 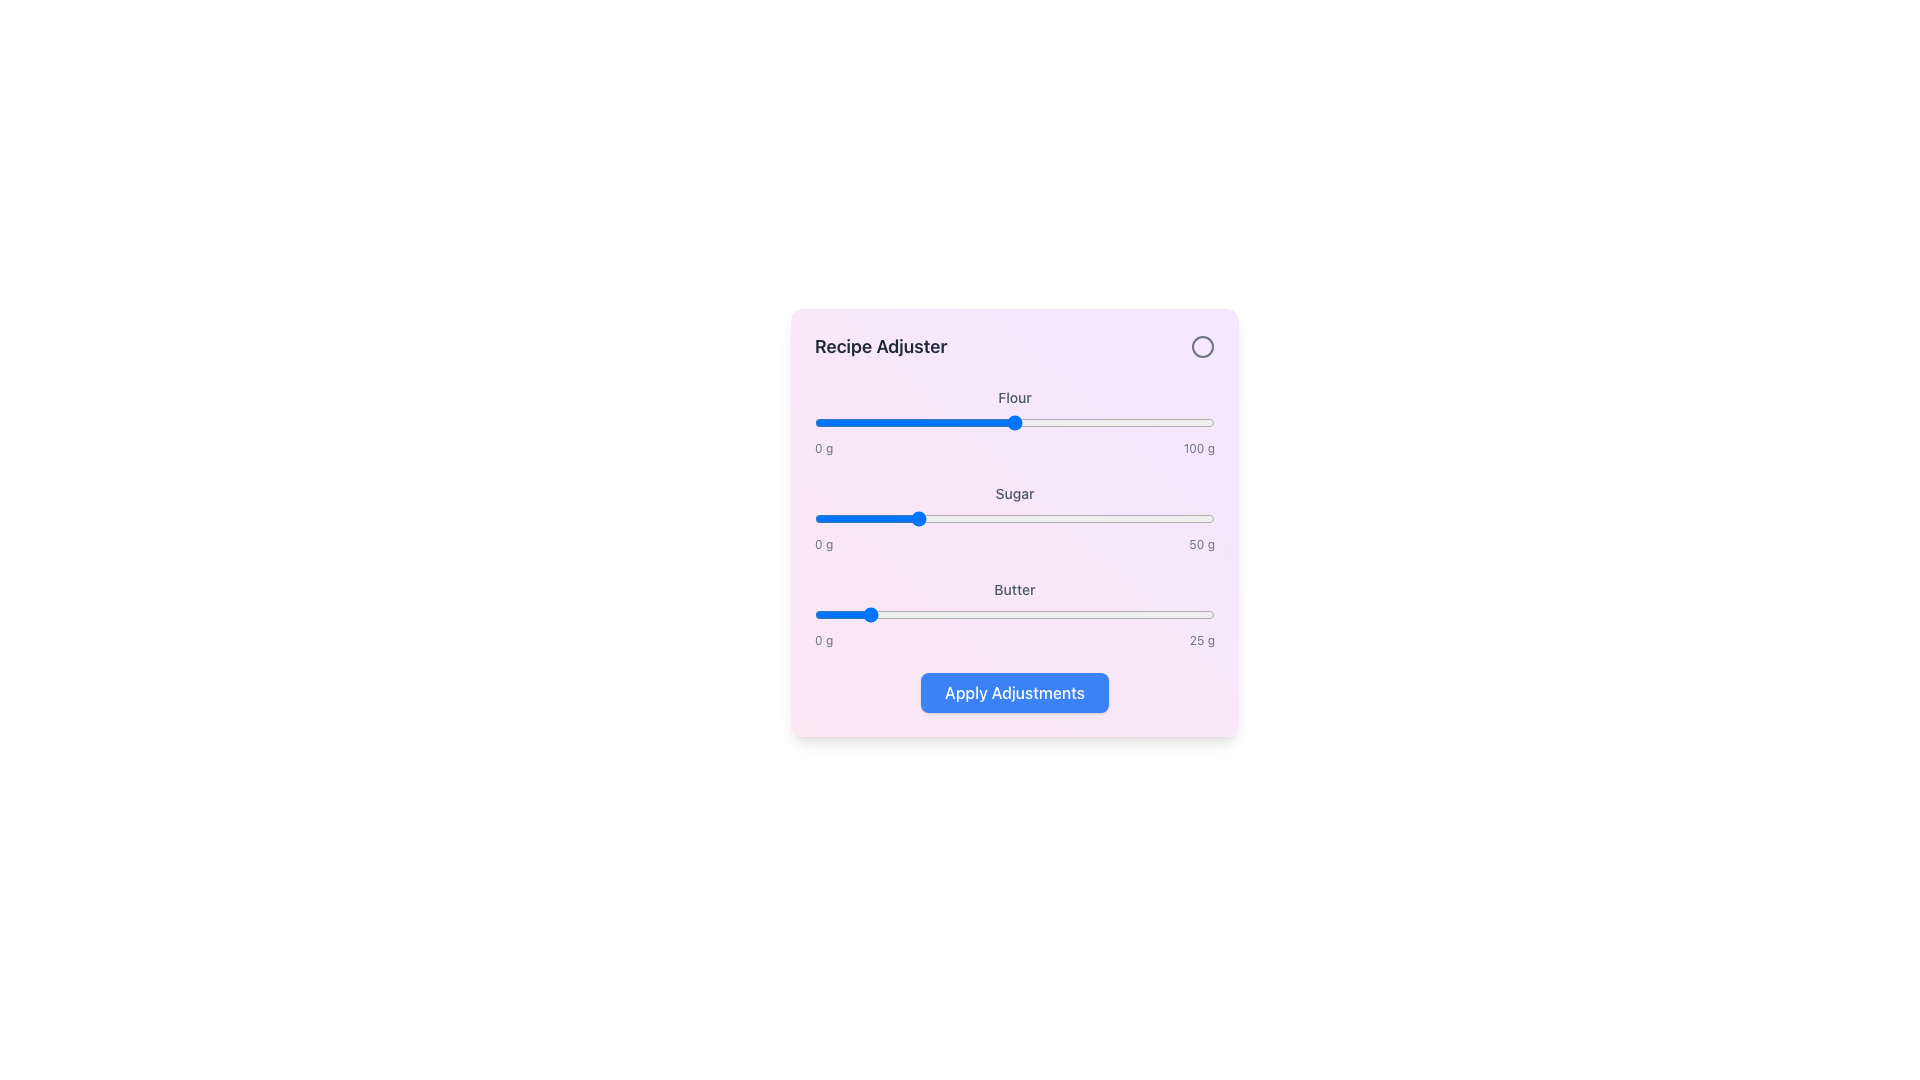 I want to click on the flour amount, so click(x=934, y=422).